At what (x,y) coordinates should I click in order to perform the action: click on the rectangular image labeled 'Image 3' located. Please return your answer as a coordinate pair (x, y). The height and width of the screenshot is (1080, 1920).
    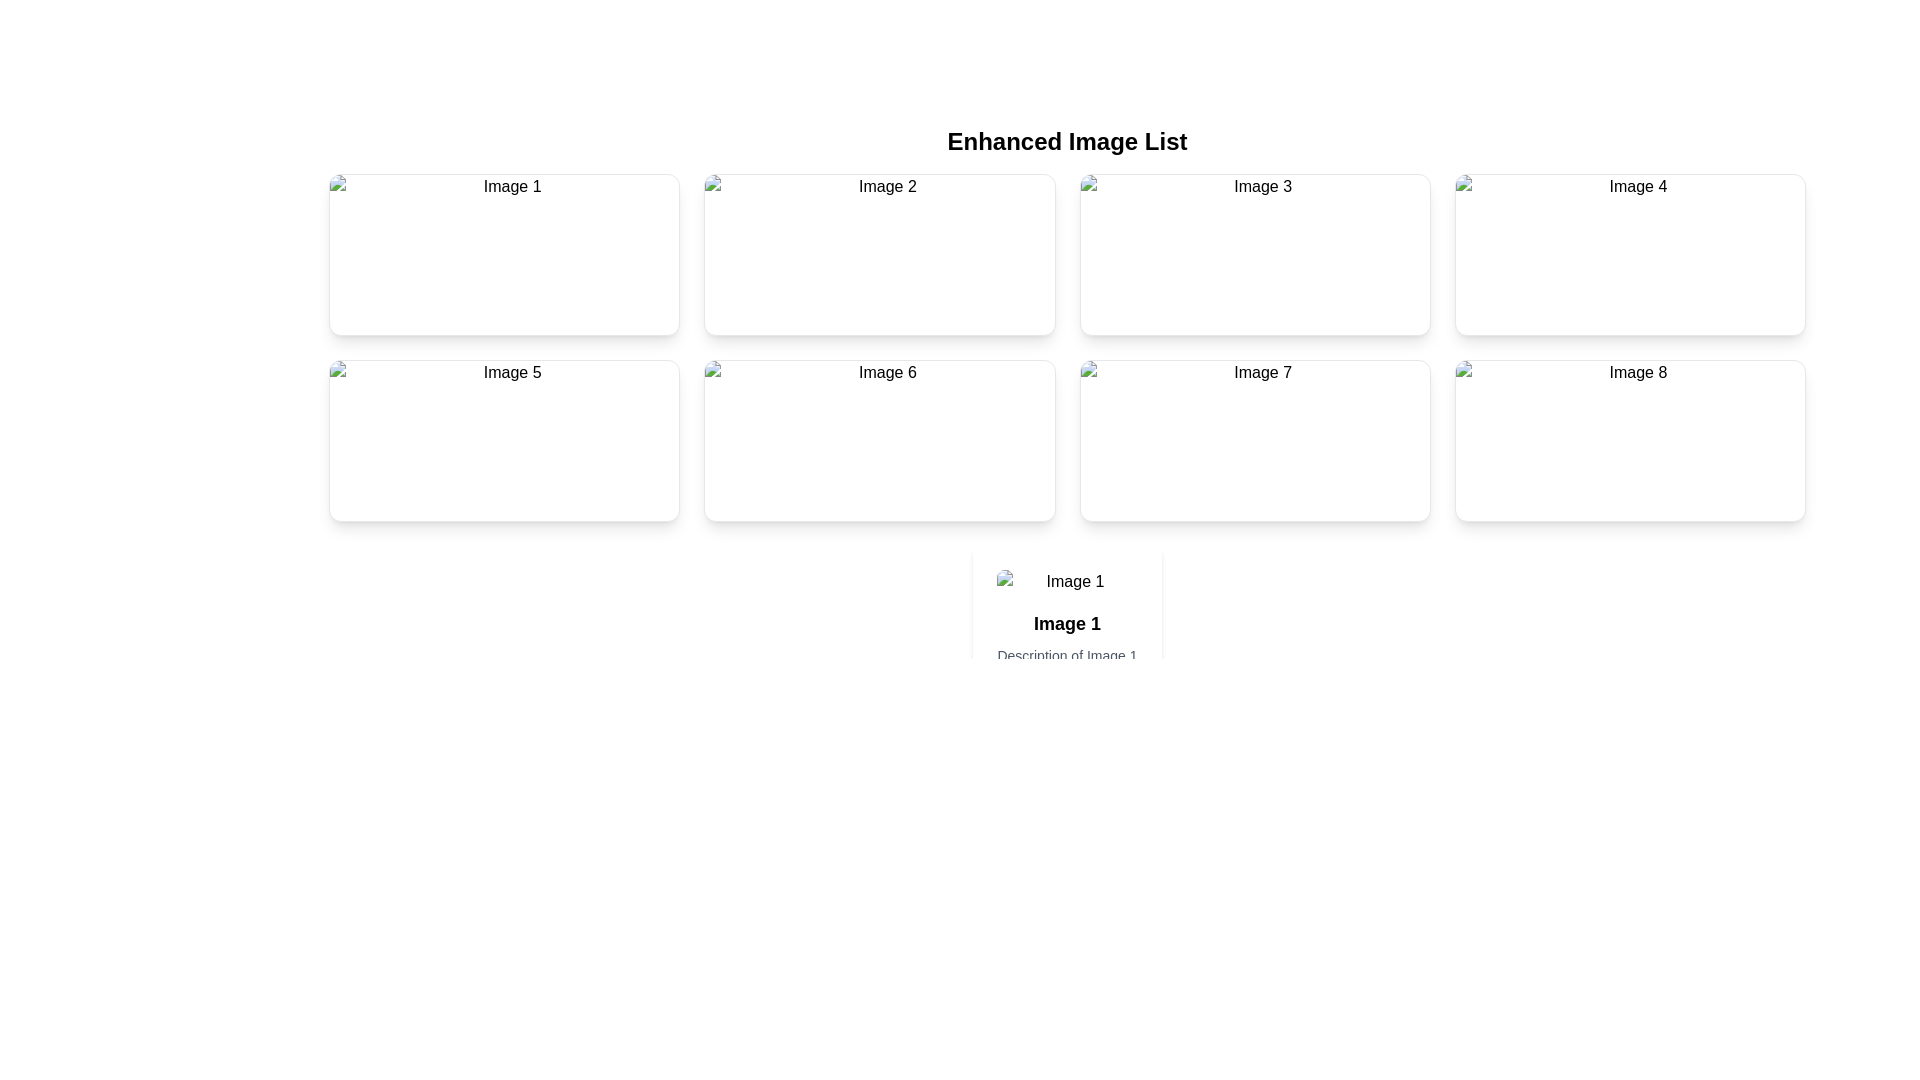
    Looking at the image, I should click on (1253, 253).